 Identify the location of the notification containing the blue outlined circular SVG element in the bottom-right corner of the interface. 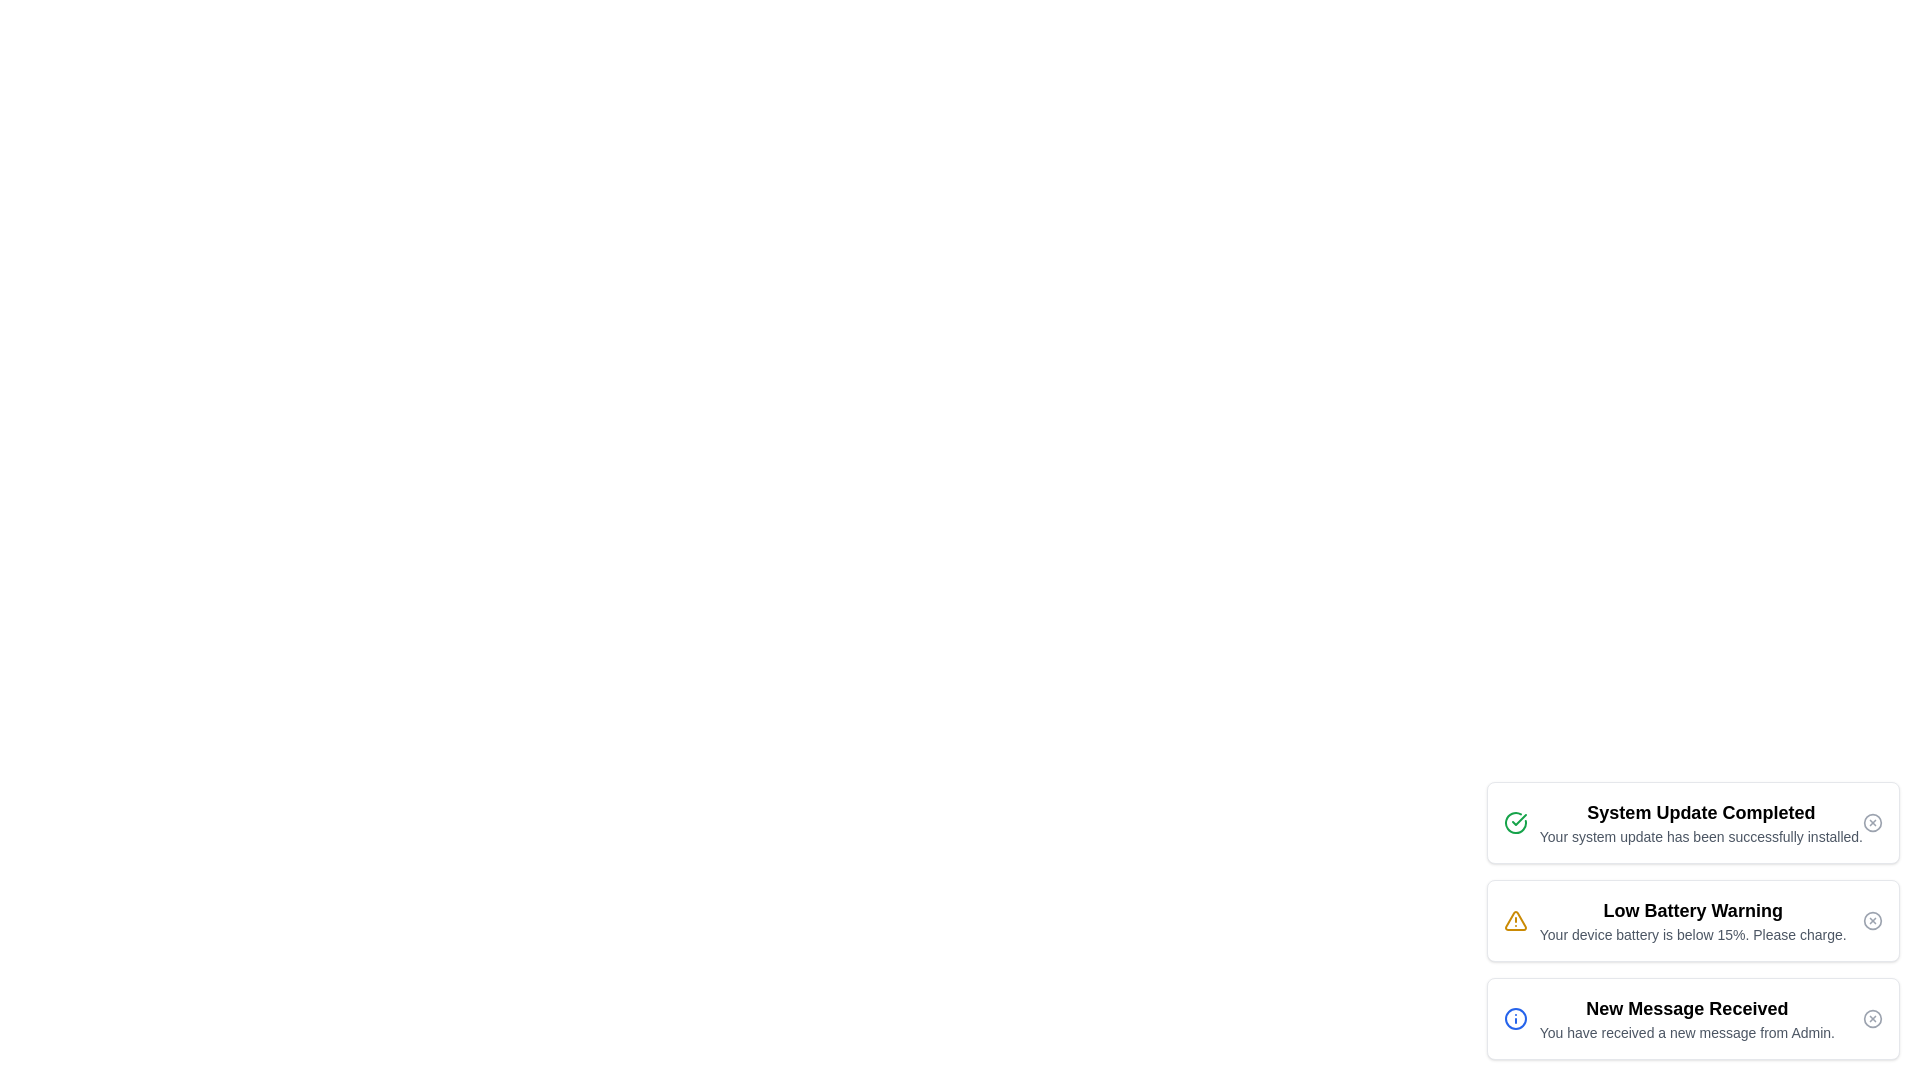
(1515, 1018).